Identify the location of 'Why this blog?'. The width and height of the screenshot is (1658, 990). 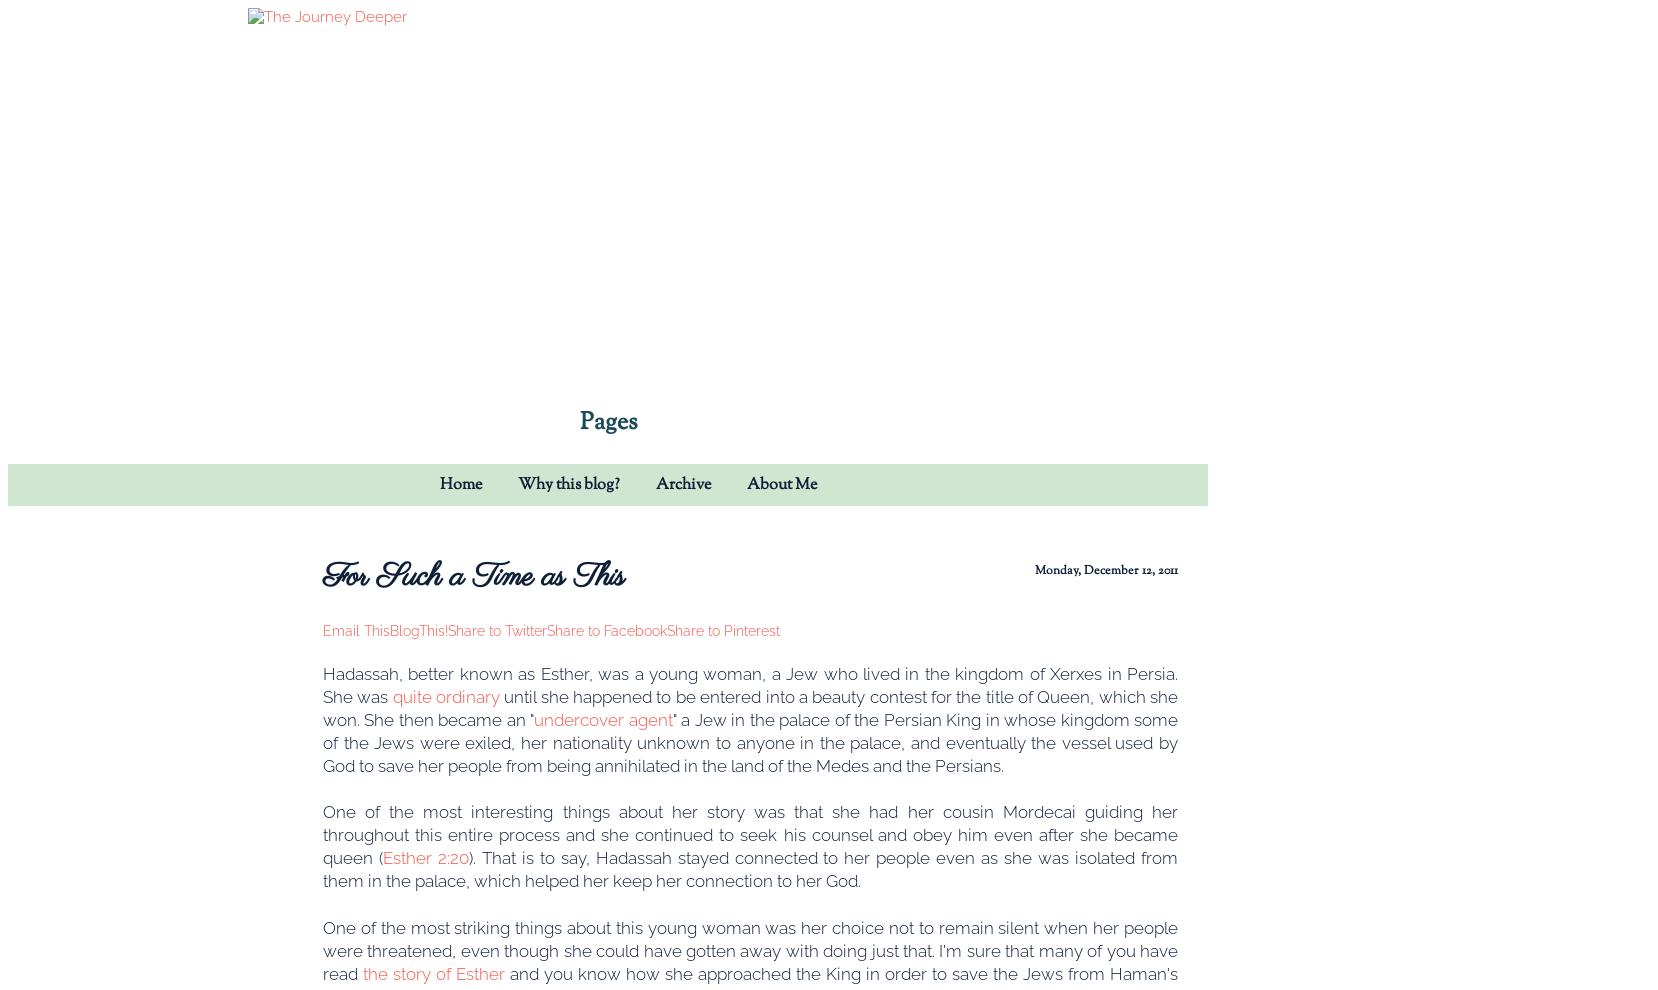
(567, 484).